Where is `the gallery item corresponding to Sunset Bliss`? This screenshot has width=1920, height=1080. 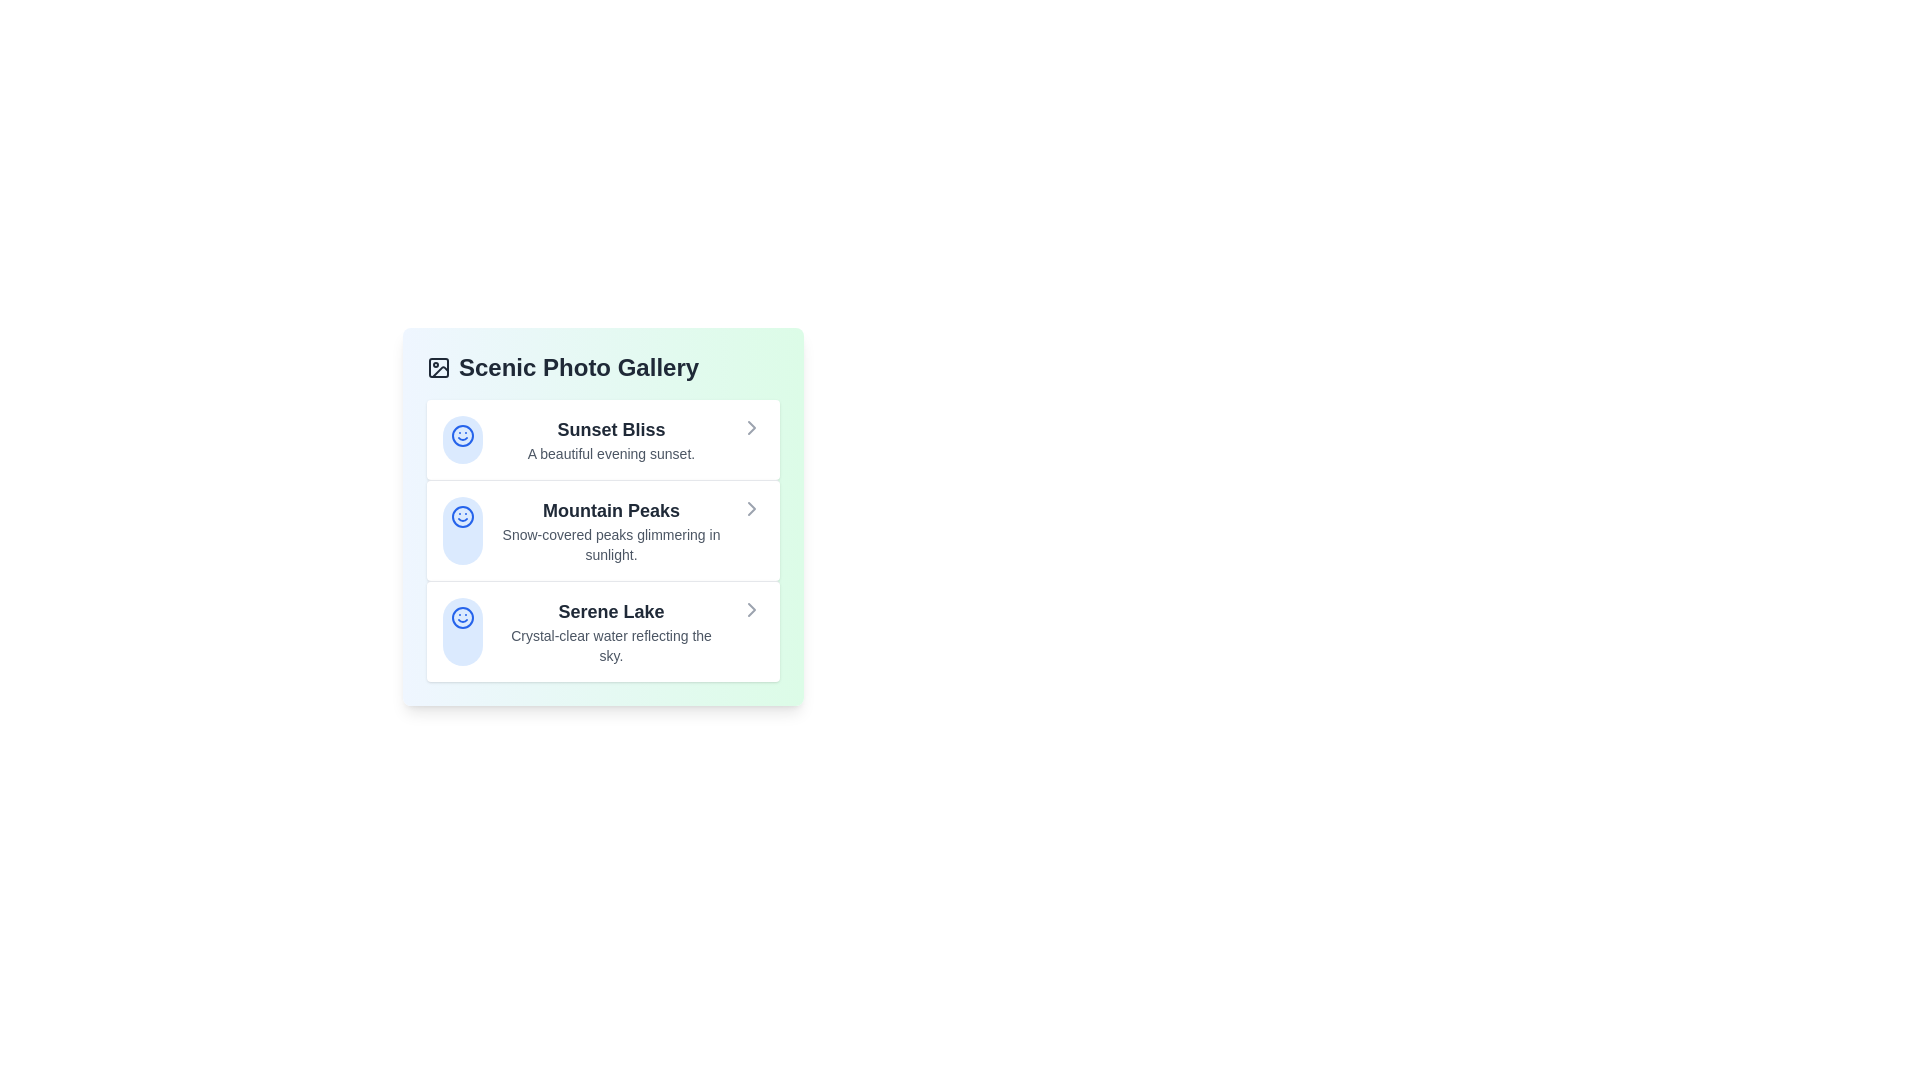
the gallery item corresponding to Sunset Bliss is located at coordinates (602, 438).